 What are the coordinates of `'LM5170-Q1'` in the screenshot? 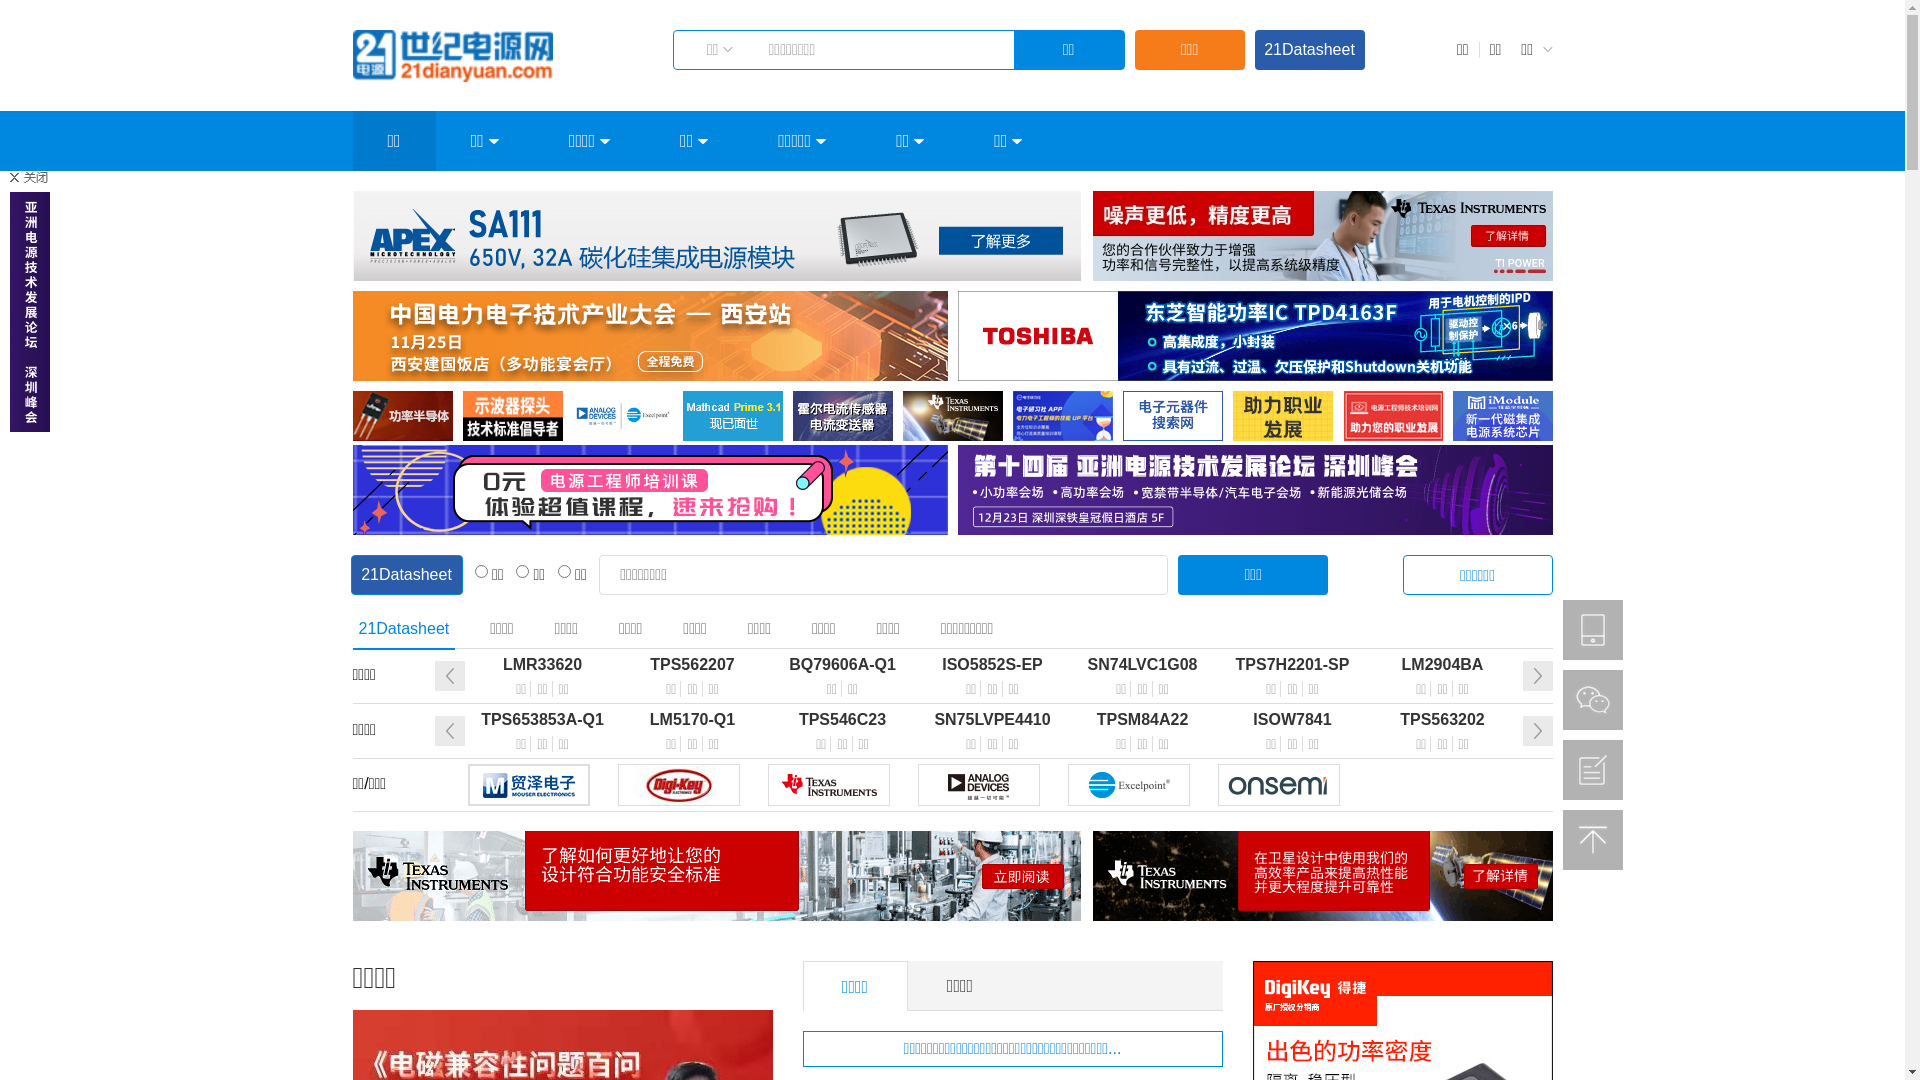 It's located at (692, 720).